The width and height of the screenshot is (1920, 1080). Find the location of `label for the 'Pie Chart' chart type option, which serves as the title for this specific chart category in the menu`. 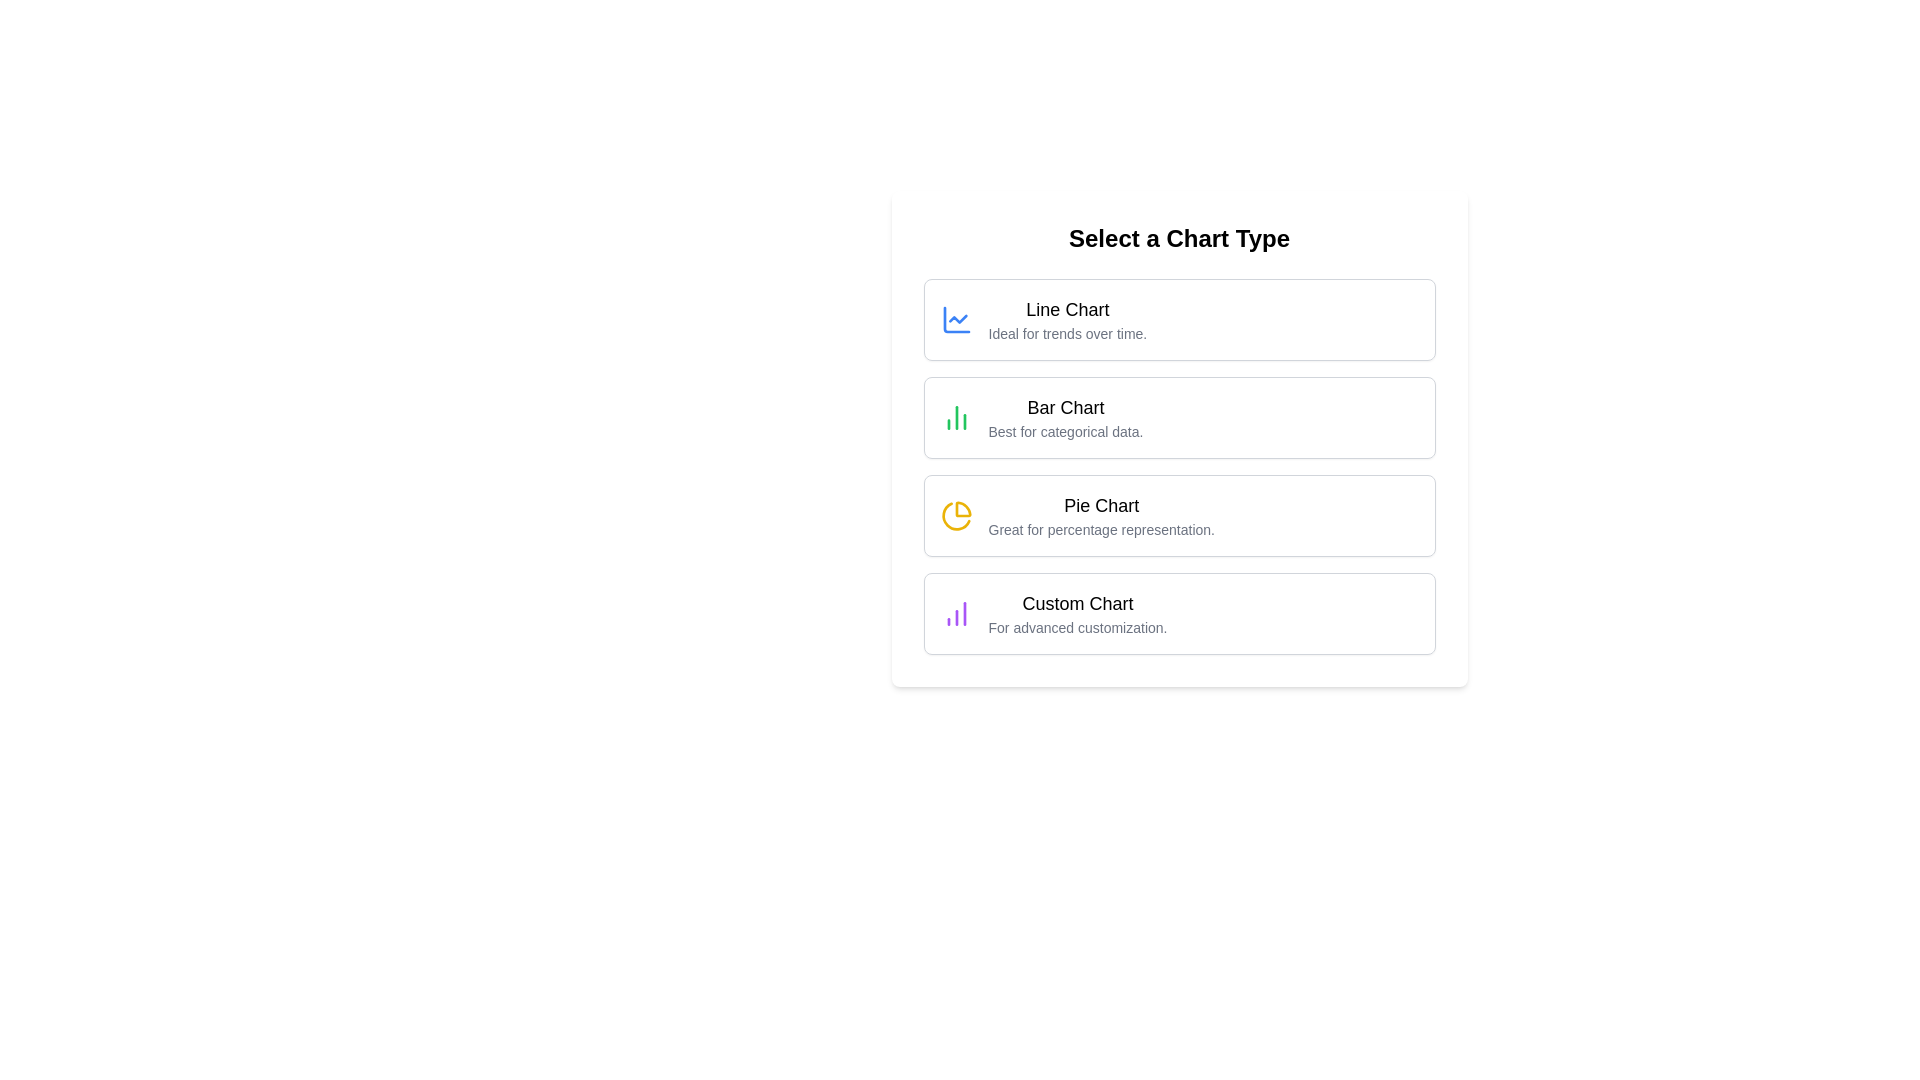

label for the 'Pie Chart' chart type option, which serves as the title for this specific chart category in the menu is located at coordinates (1100, 504).